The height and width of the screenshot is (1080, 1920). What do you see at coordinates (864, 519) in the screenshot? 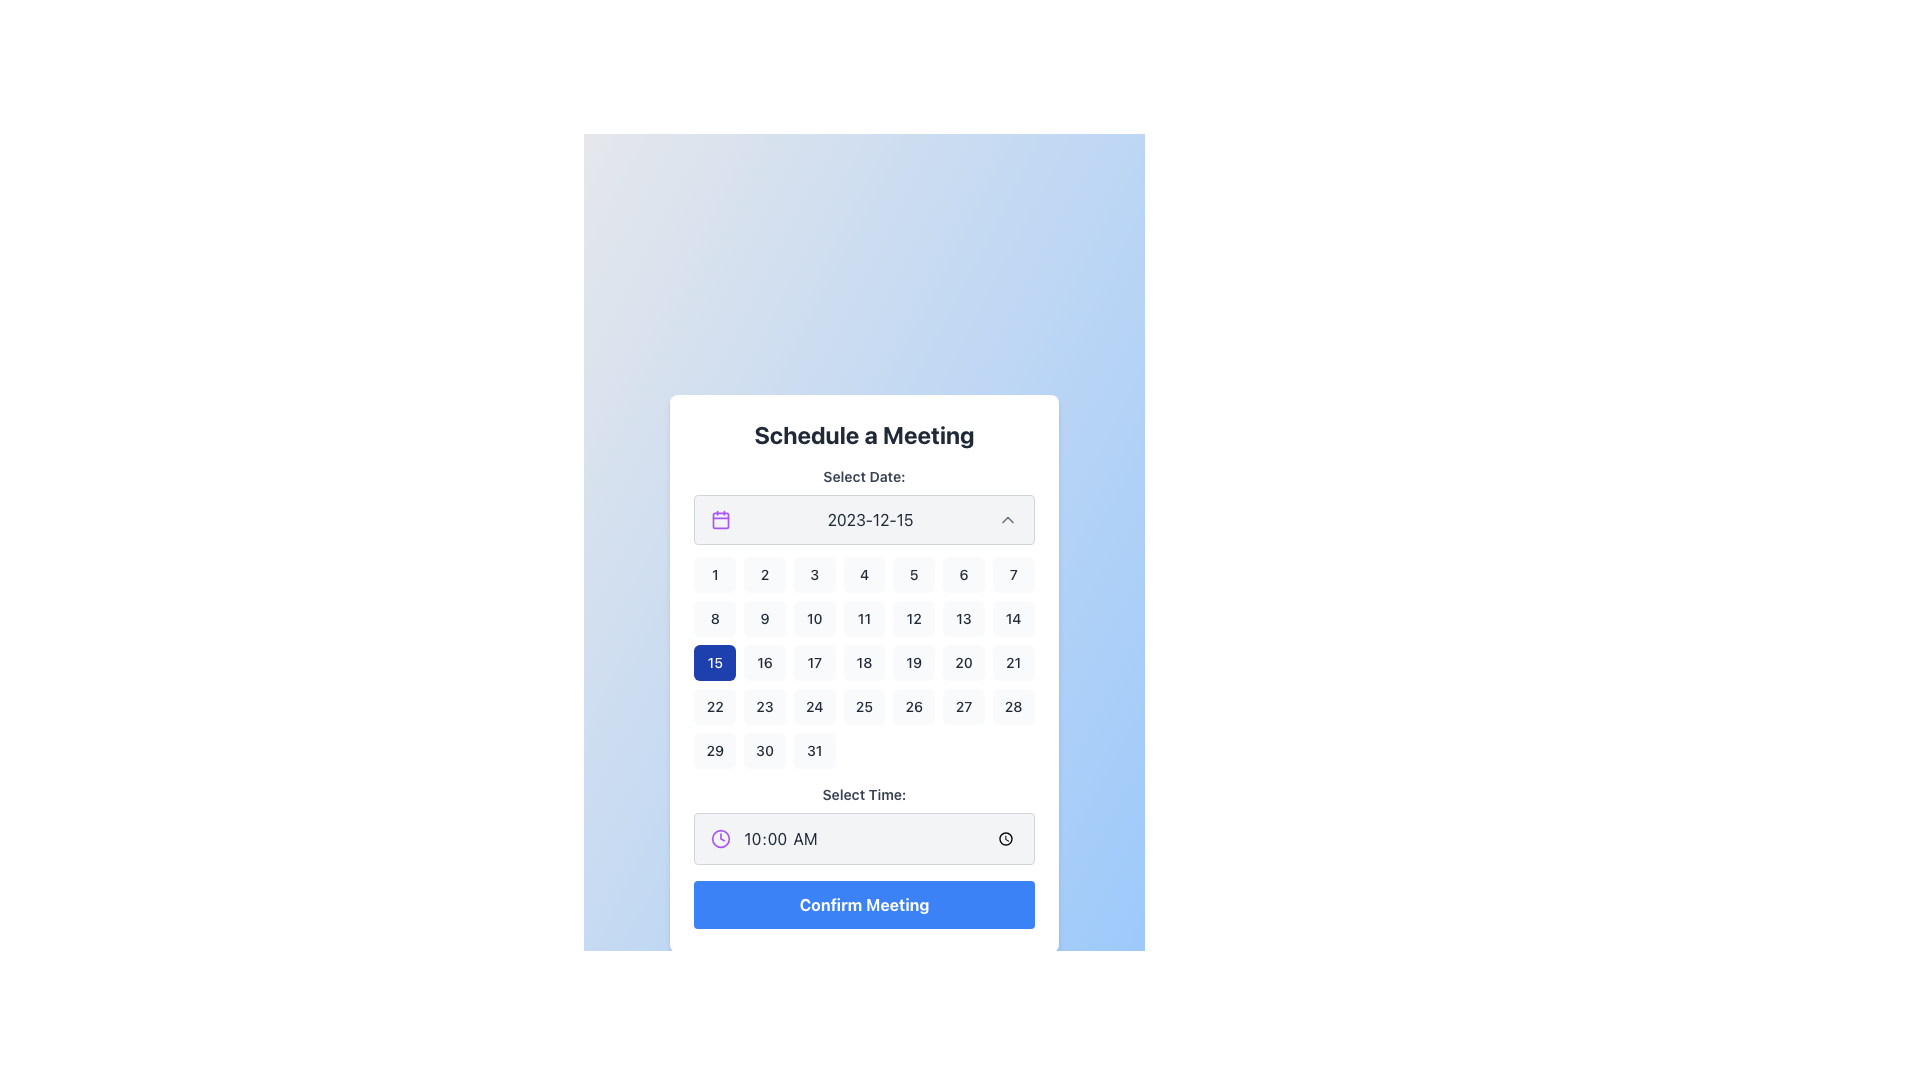
I see `the Dropdown trigger with date display located below the text 'Select Date:', which opens a calendar view for date selection` at bounding box center [864, 519].